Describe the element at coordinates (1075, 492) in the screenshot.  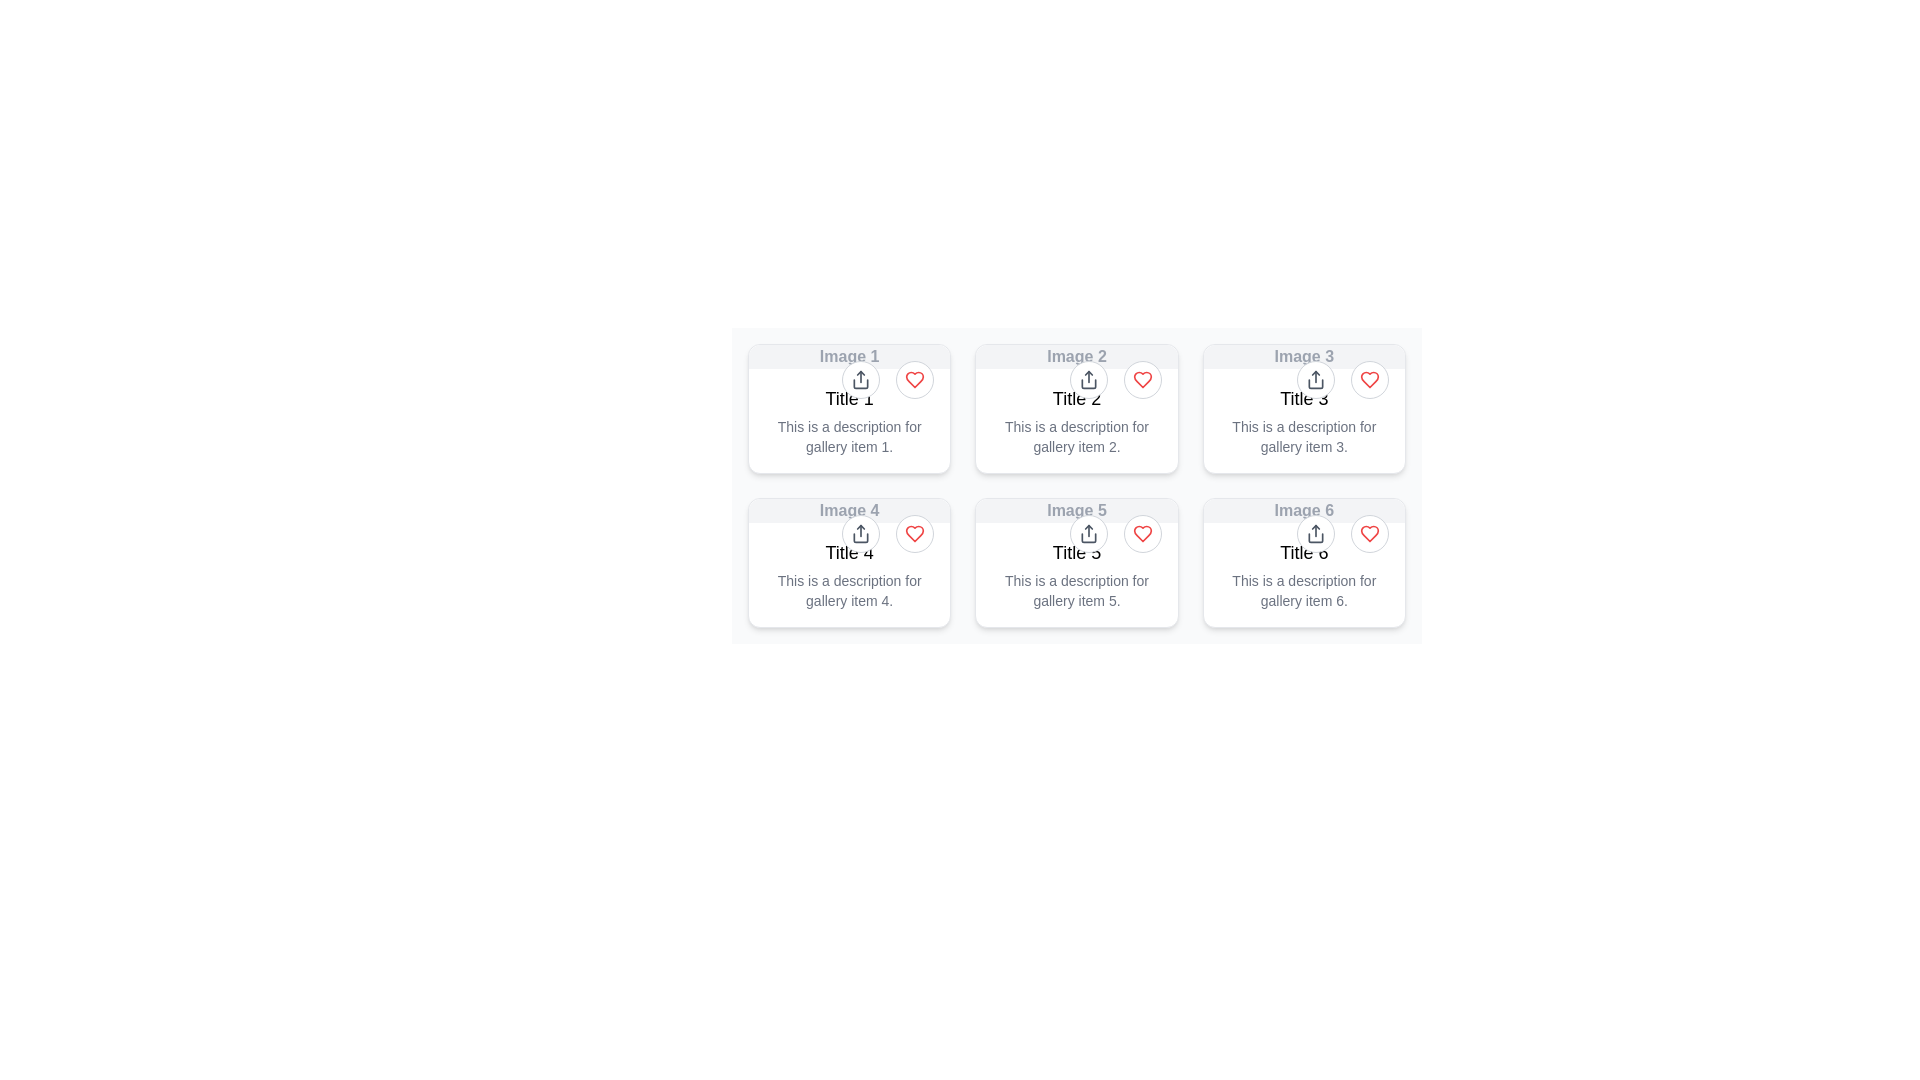
I see `the heart symbol located on the fifth card titled 'Title 5' in the second row, middle column of the card layout` at that location.